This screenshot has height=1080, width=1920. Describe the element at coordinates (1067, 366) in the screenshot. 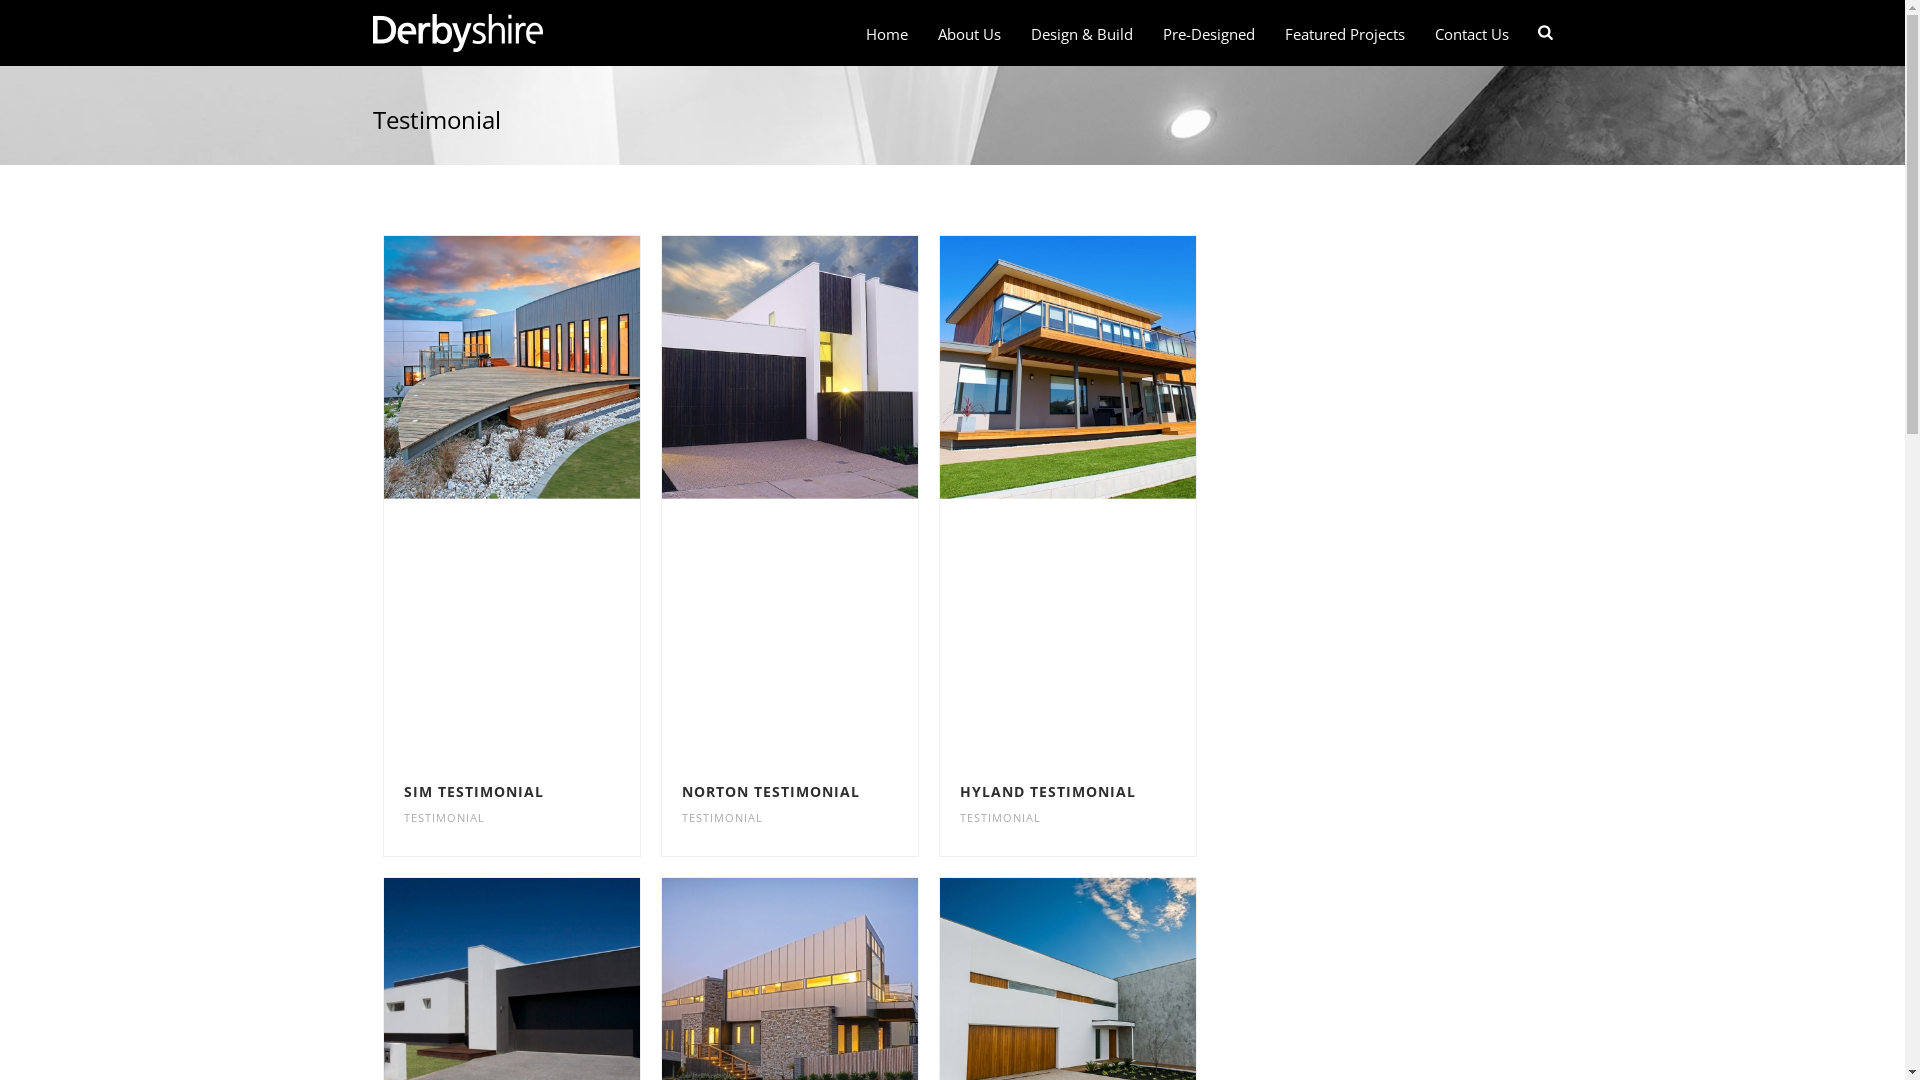

I see `'Hyland Testimonial'` at that location.